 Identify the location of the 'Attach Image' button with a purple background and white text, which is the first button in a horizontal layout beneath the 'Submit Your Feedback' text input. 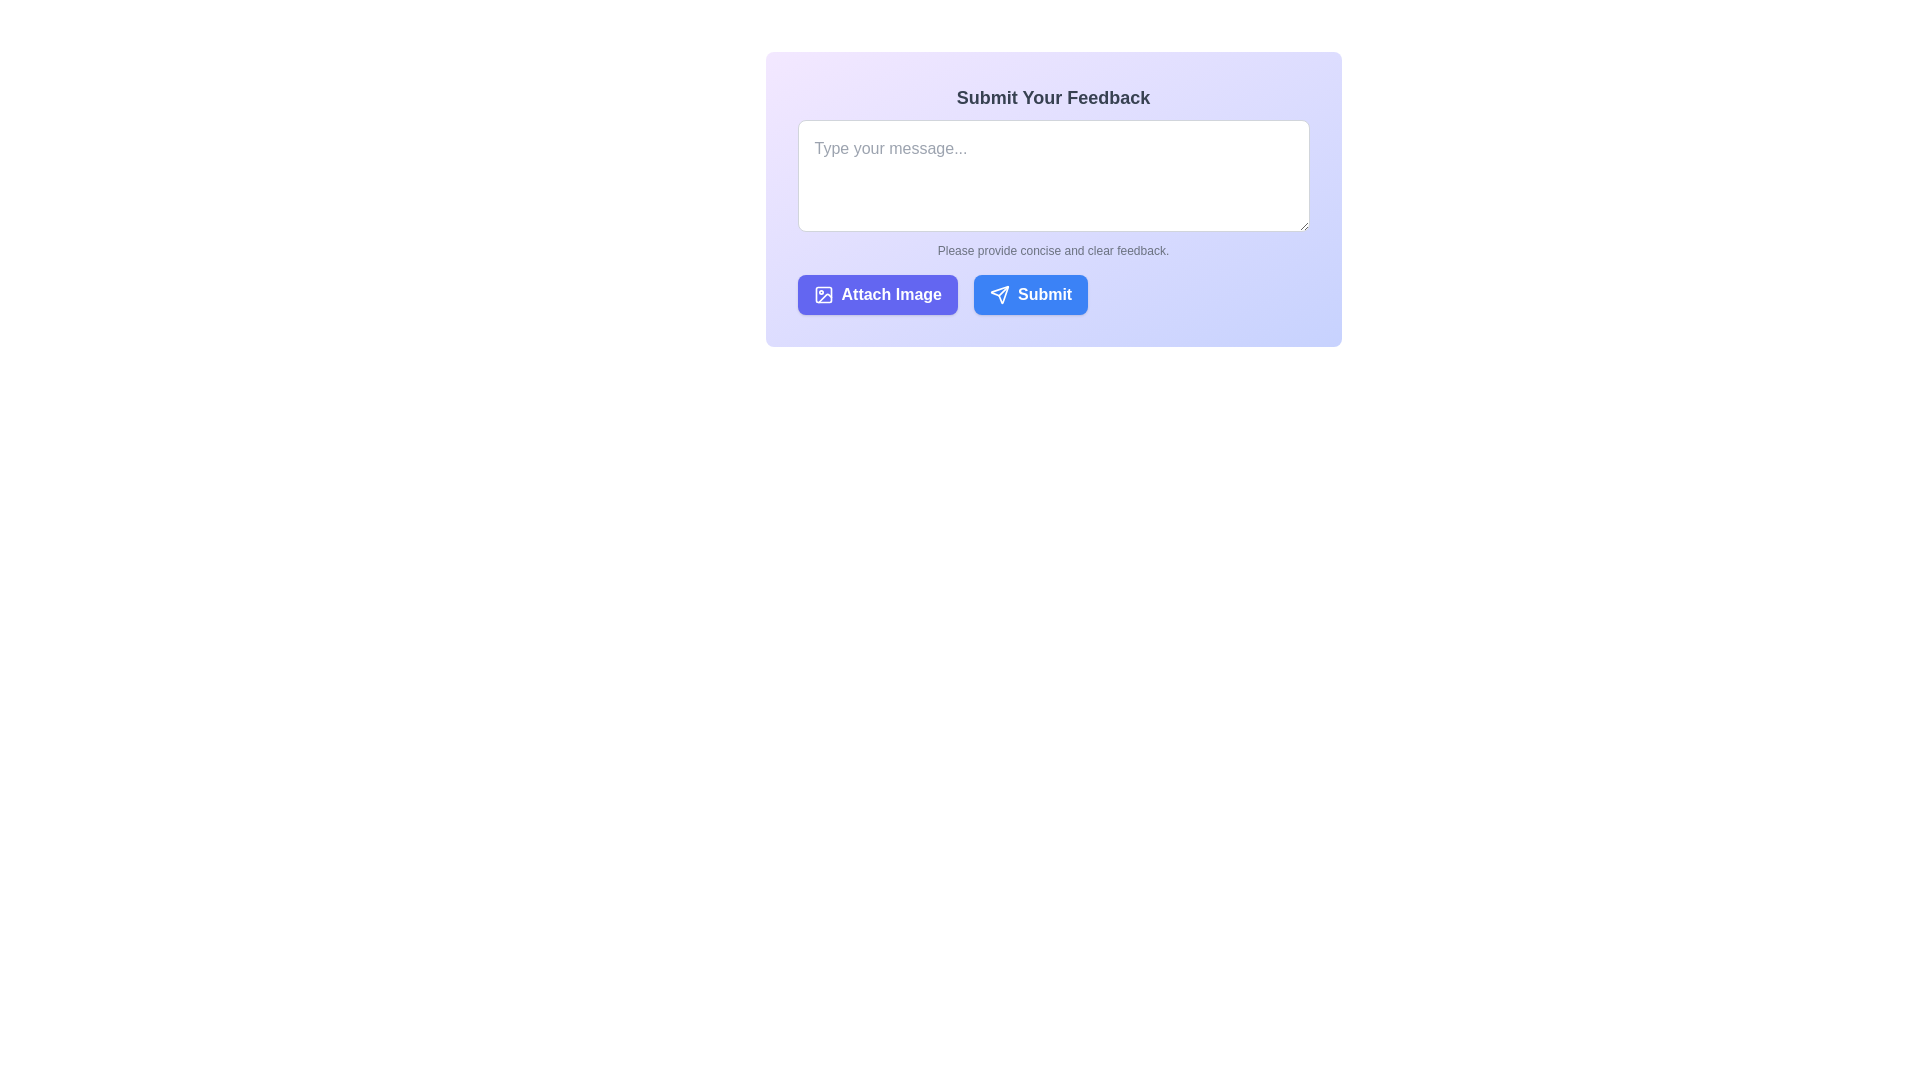
(877, 294).